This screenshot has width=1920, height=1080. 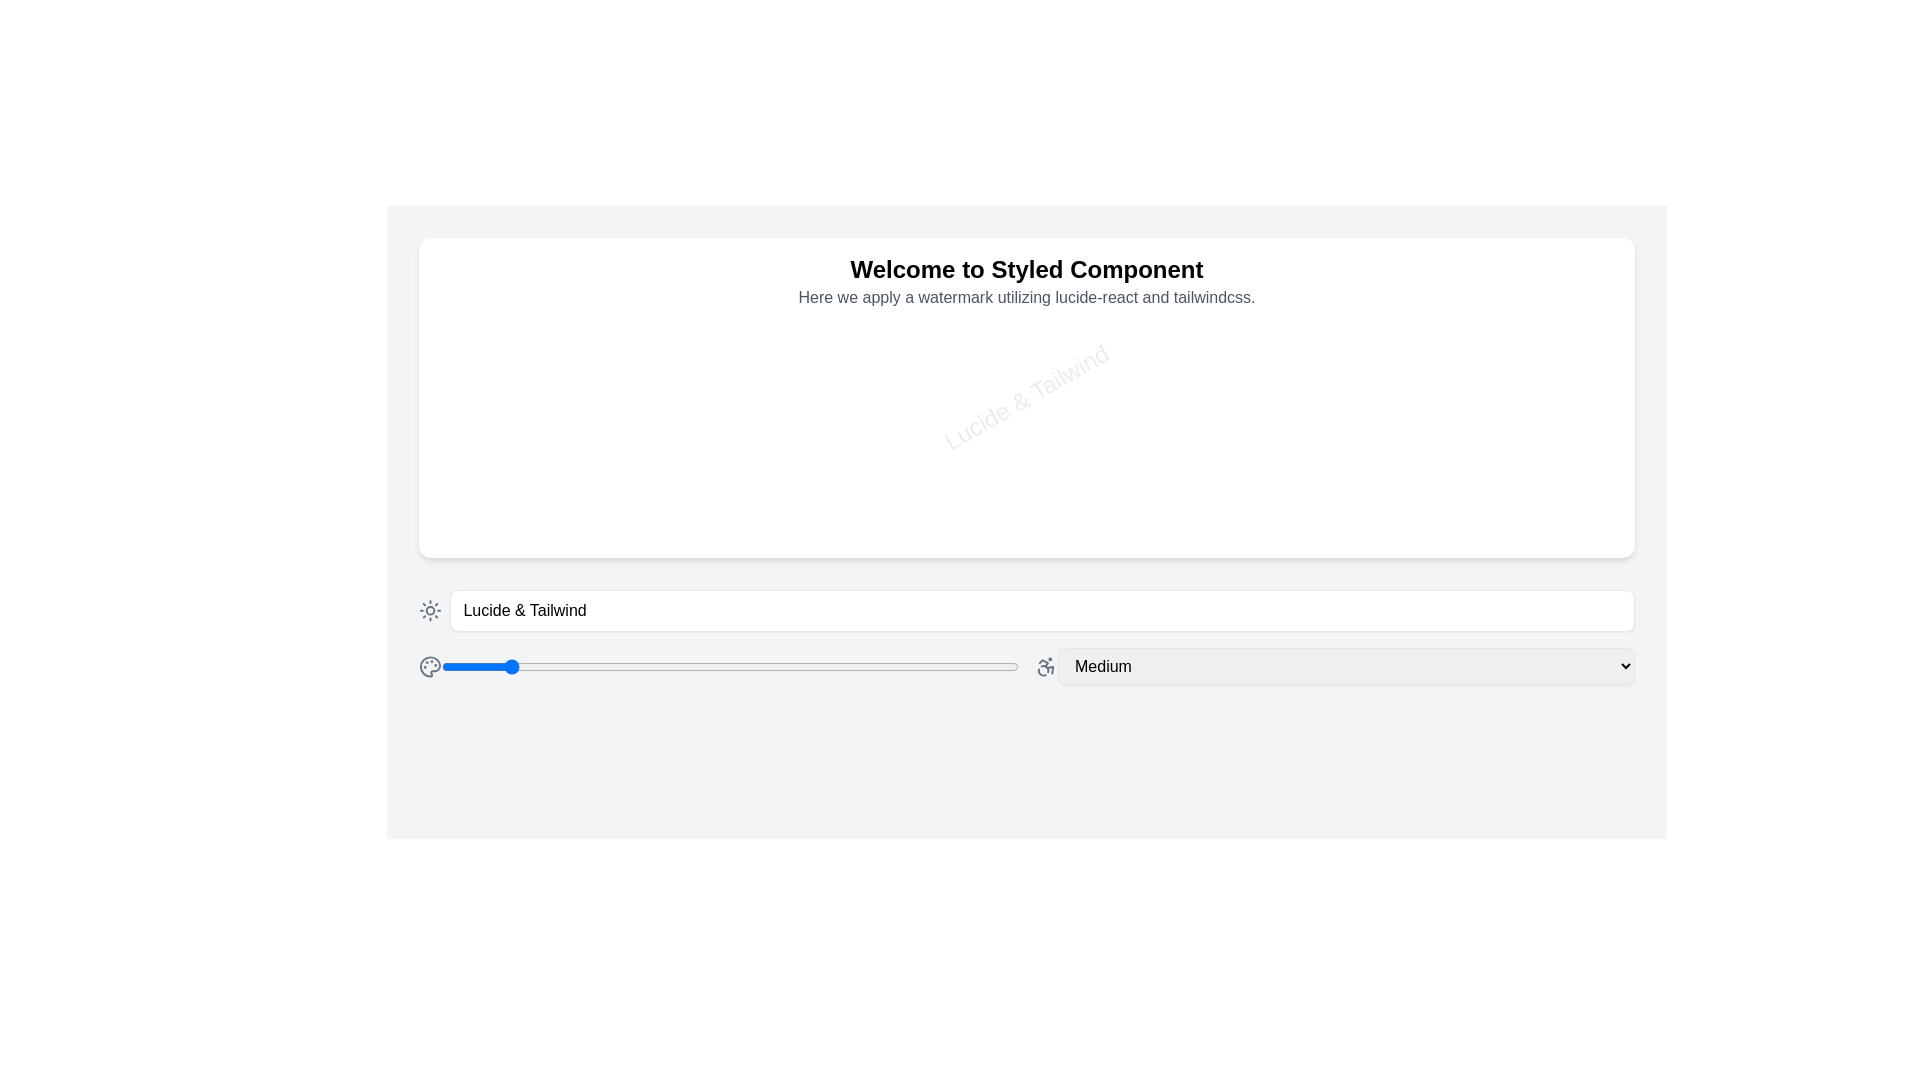 I want to click on the brightness icon, which is the first component in a horizontal group situated to the left of the 'Lucide & Tailwind' text input field, so click(x=429, y=609).